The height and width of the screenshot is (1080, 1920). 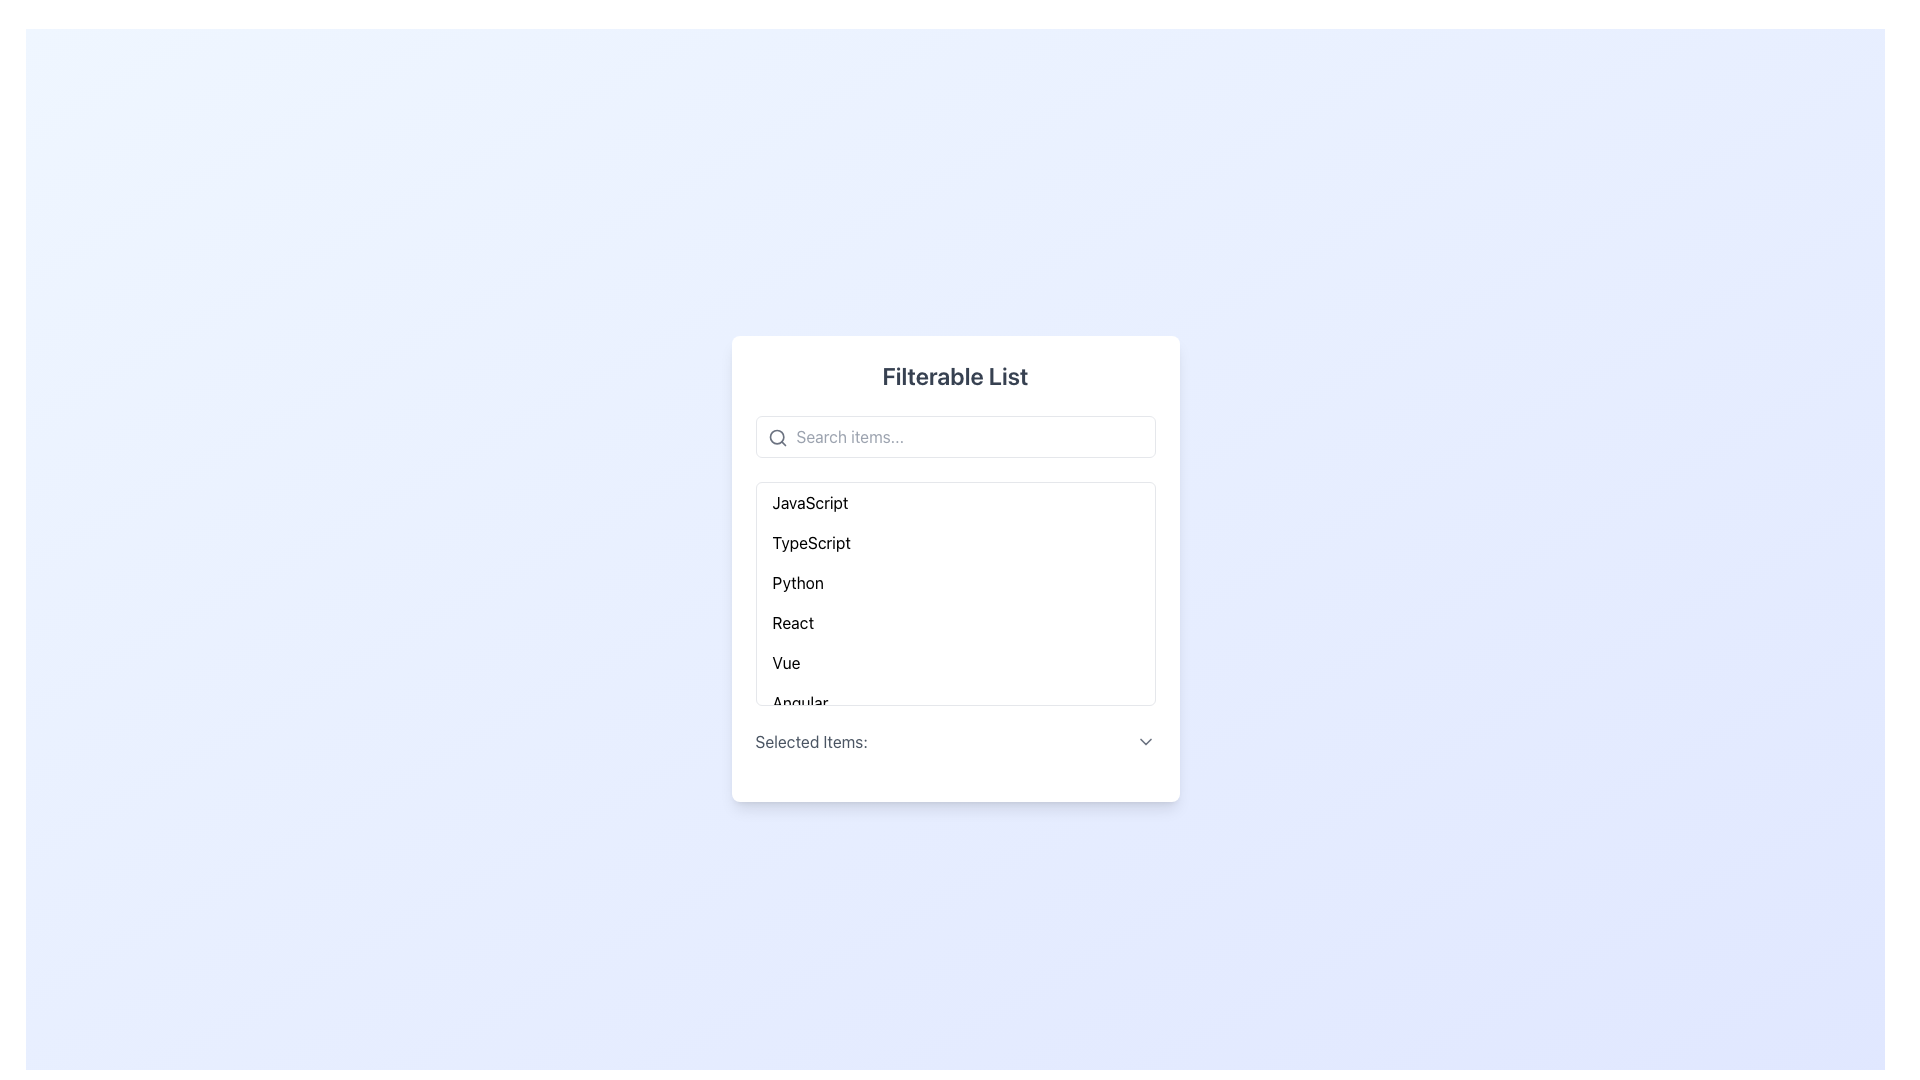 What do you see at coordinates (797, 582) in the screenshot?
I see `the list item displaying the text 'Python'` at bounding box center [797, 582].